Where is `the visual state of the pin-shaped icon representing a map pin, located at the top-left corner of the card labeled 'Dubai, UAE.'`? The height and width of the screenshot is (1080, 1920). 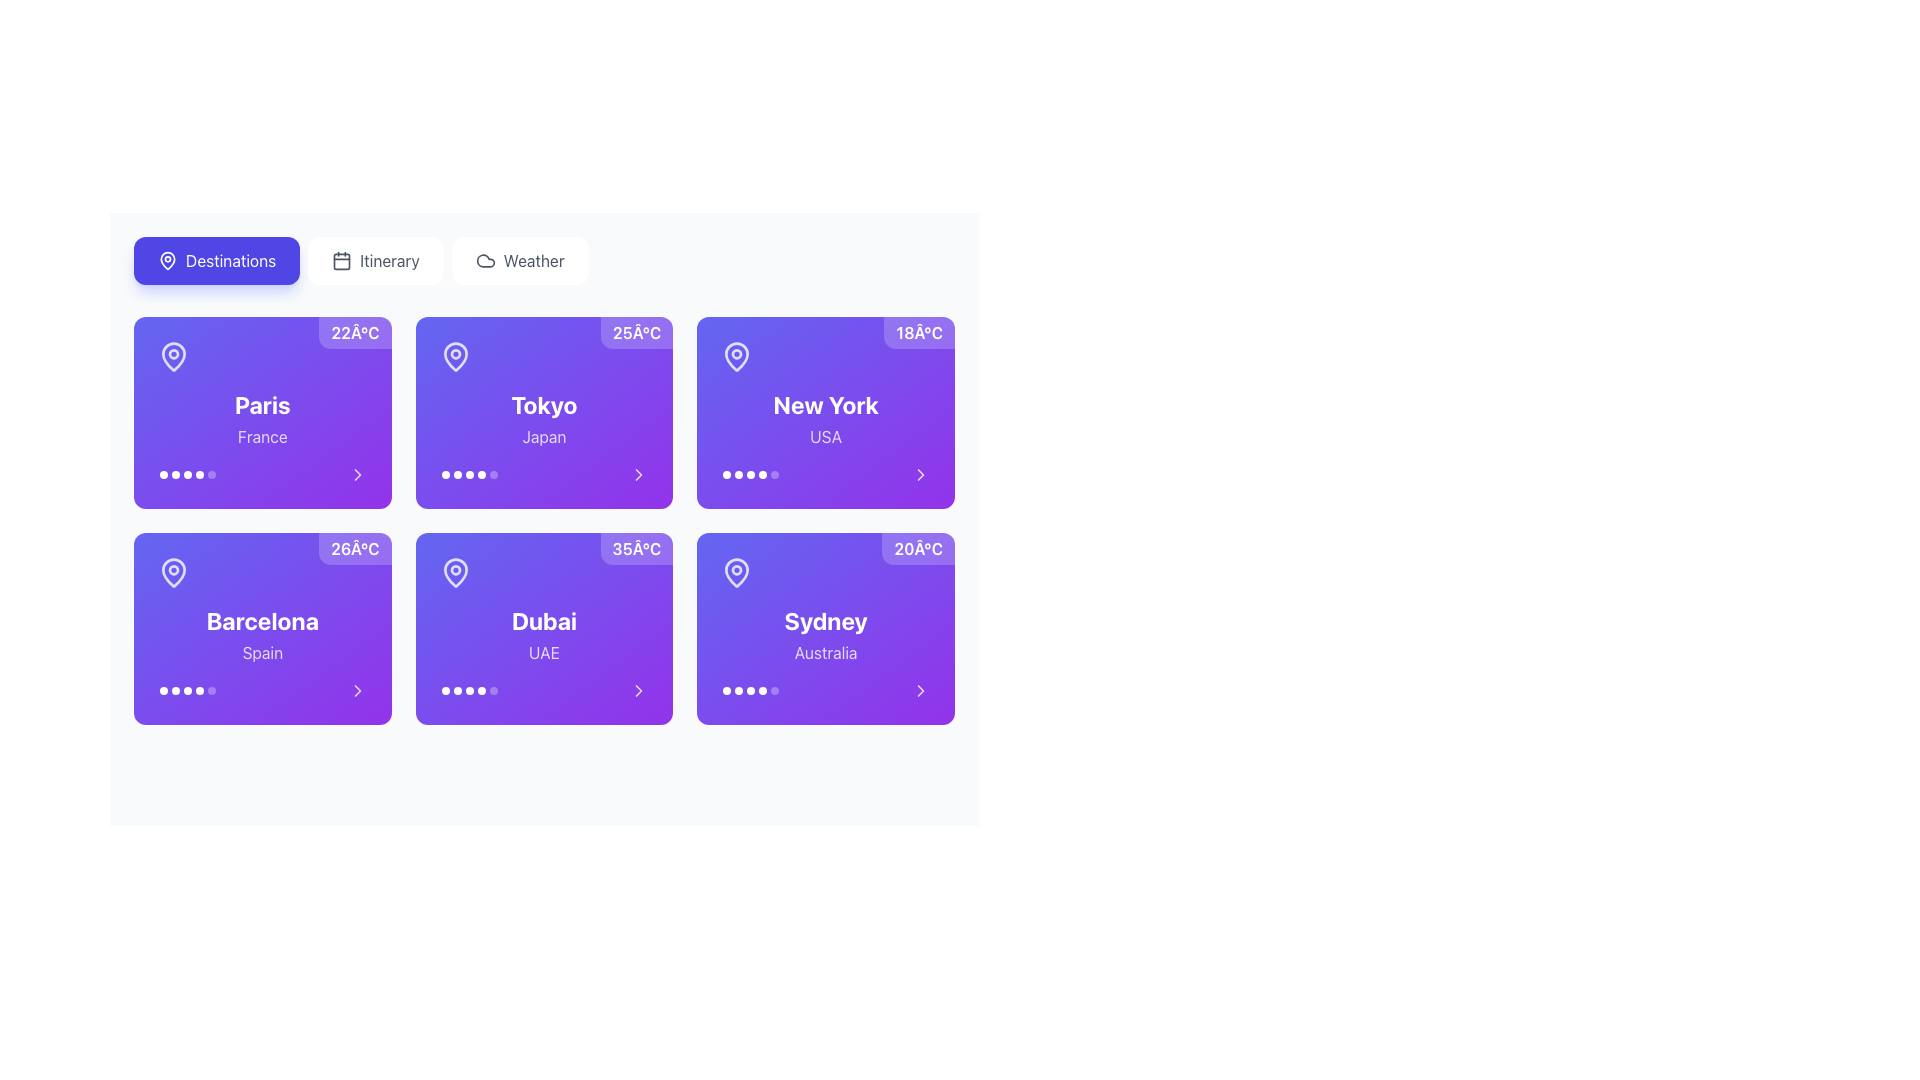 the visual state of the pin-shaped icon representing a map pin, located at the top-left corner of the card labeled 'Dubai, UAE.' is located at coordinates (454, 573).